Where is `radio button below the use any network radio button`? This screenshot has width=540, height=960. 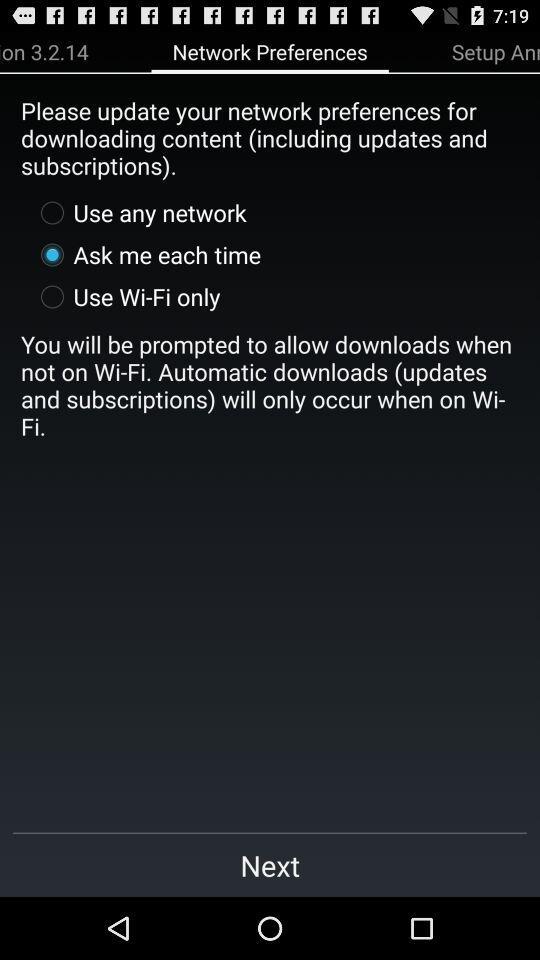 radio button below the use any network radio button is located at coordinates (145, 253).